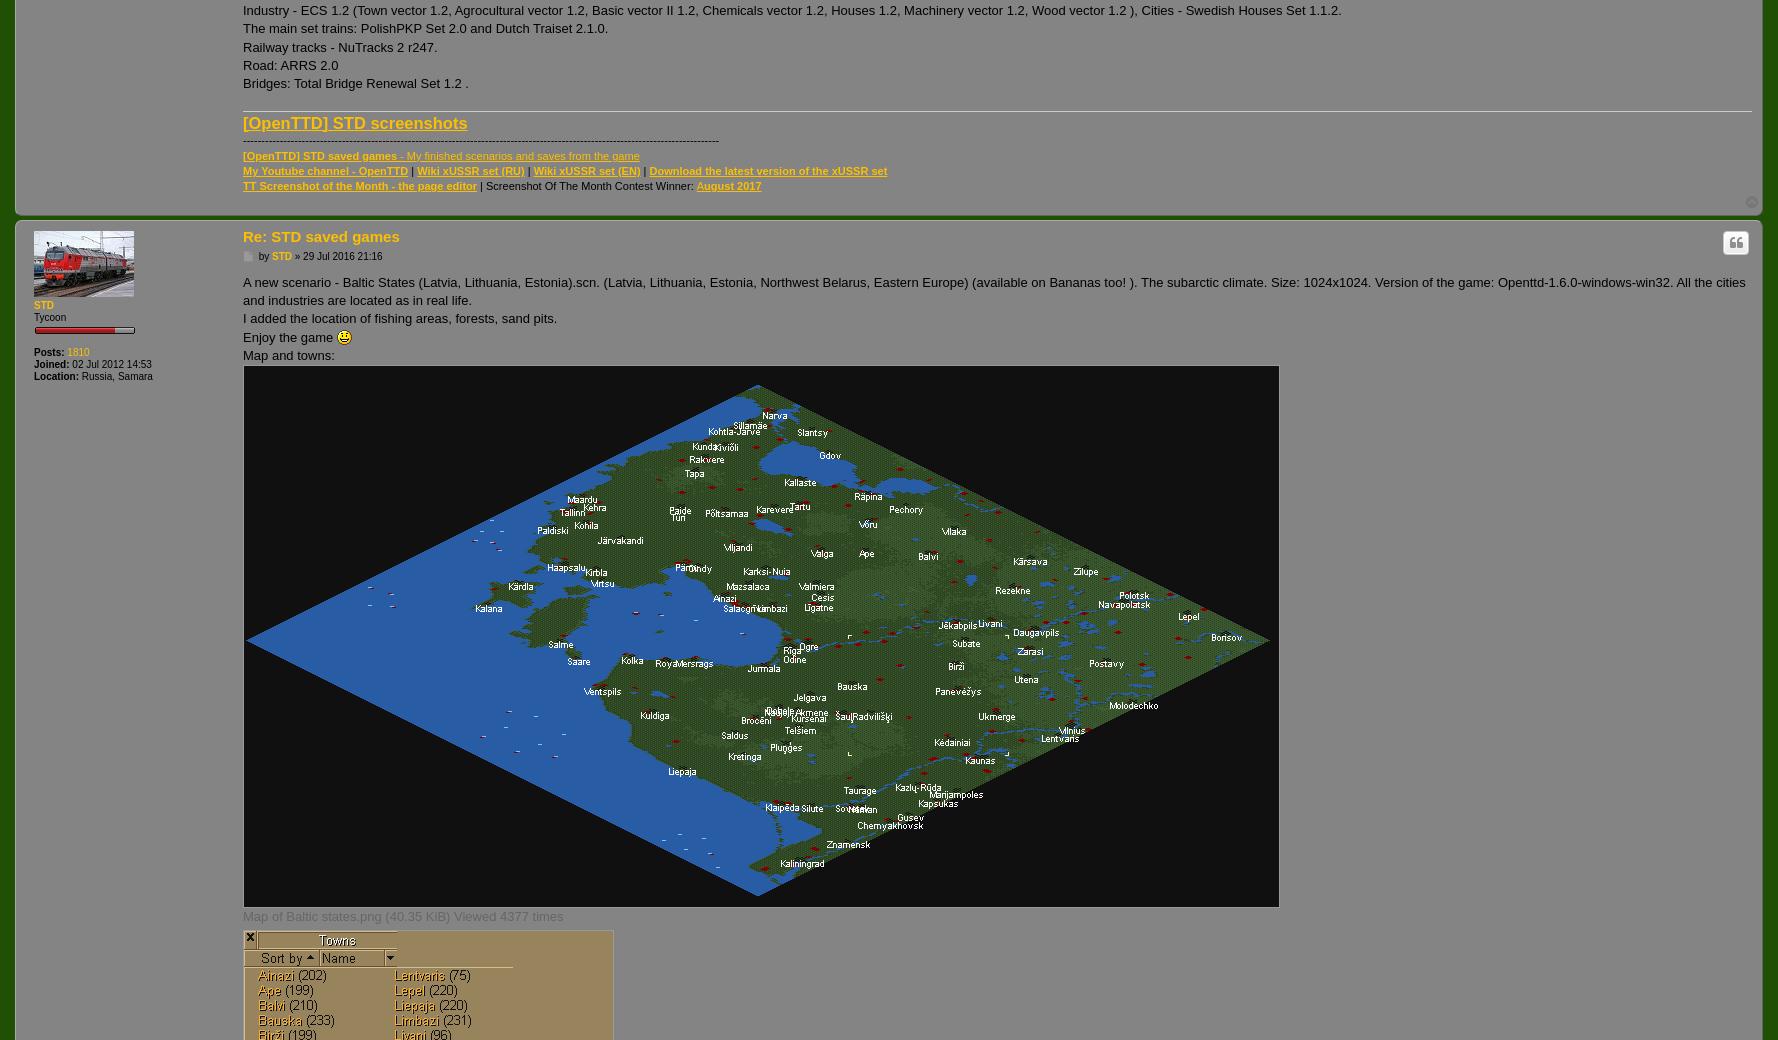 This screenshot has width=1778, height=1040. I want to click on 'My Youtube channel - OpenTTD', so click(324, 170).